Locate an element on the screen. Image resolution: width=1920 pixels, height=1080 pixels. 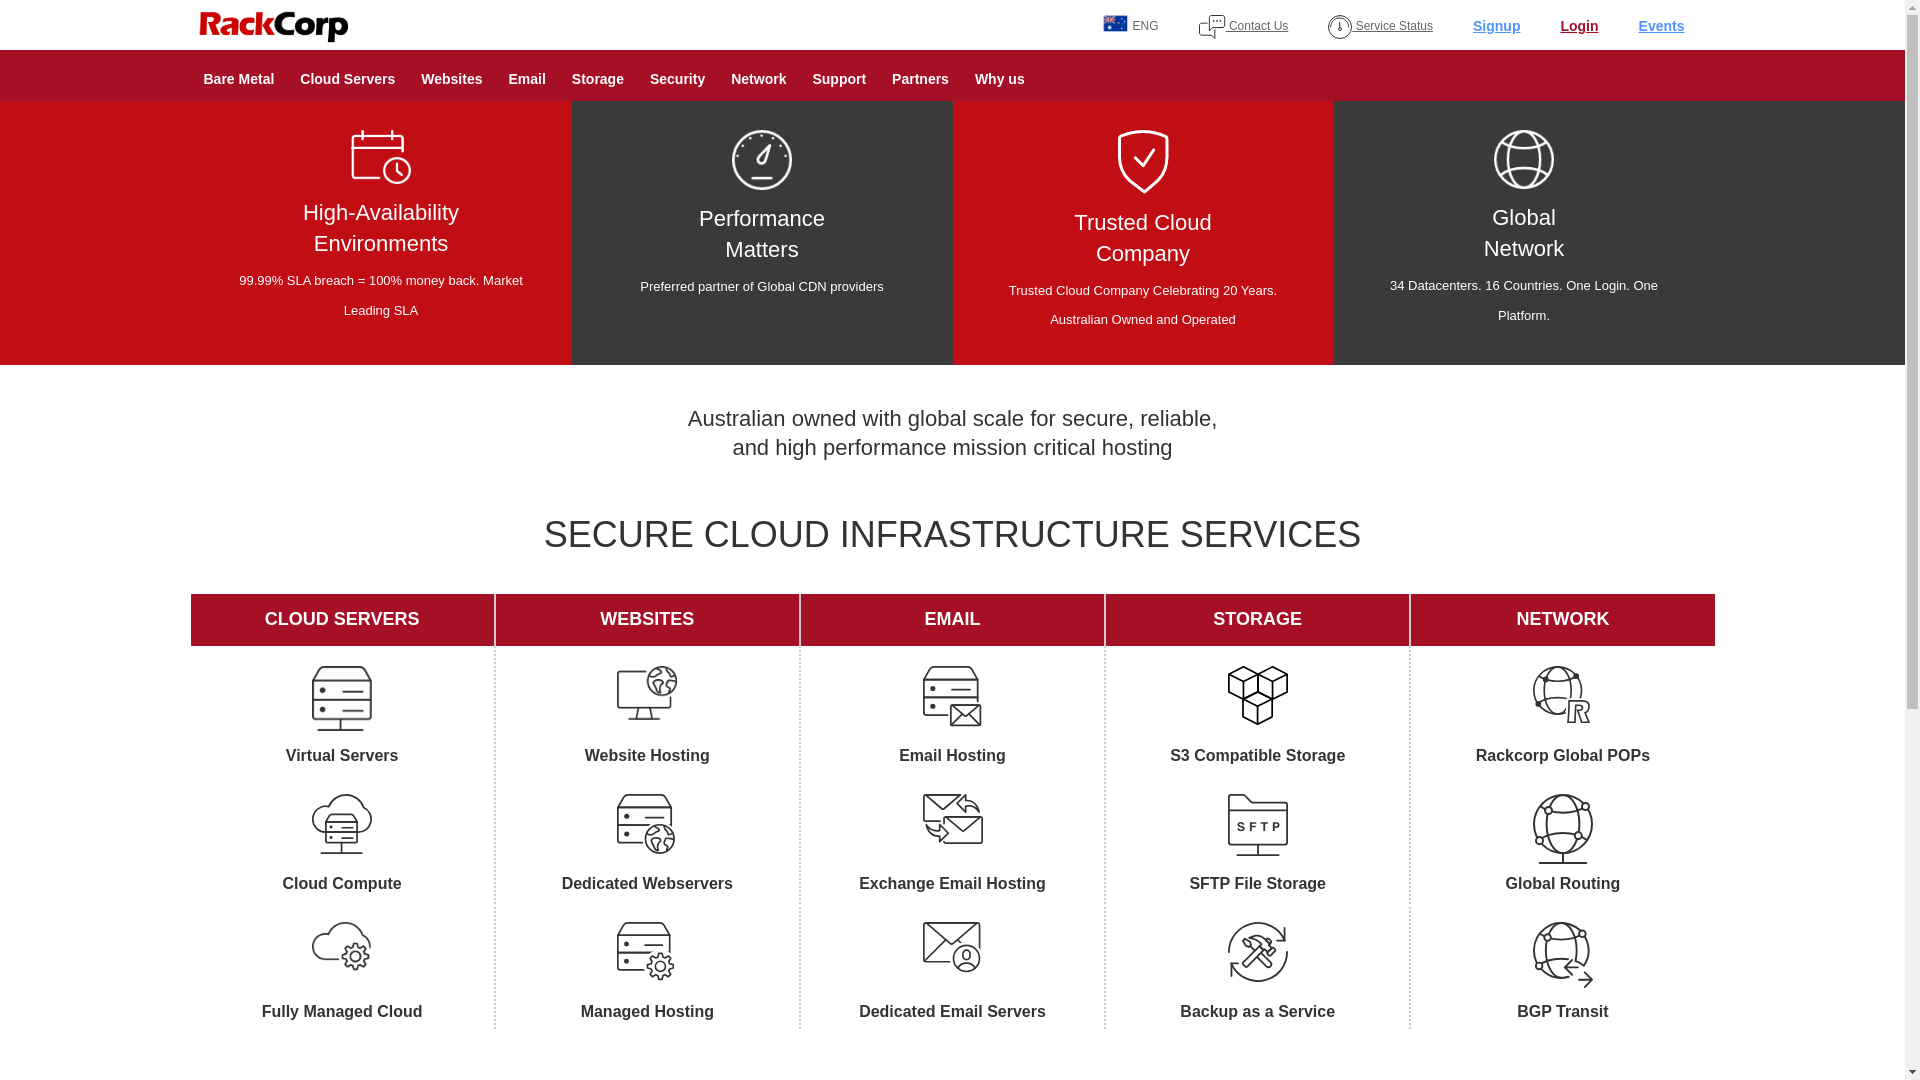
'Rackcorp Global POPs' is located at coordinates (1561, 714).